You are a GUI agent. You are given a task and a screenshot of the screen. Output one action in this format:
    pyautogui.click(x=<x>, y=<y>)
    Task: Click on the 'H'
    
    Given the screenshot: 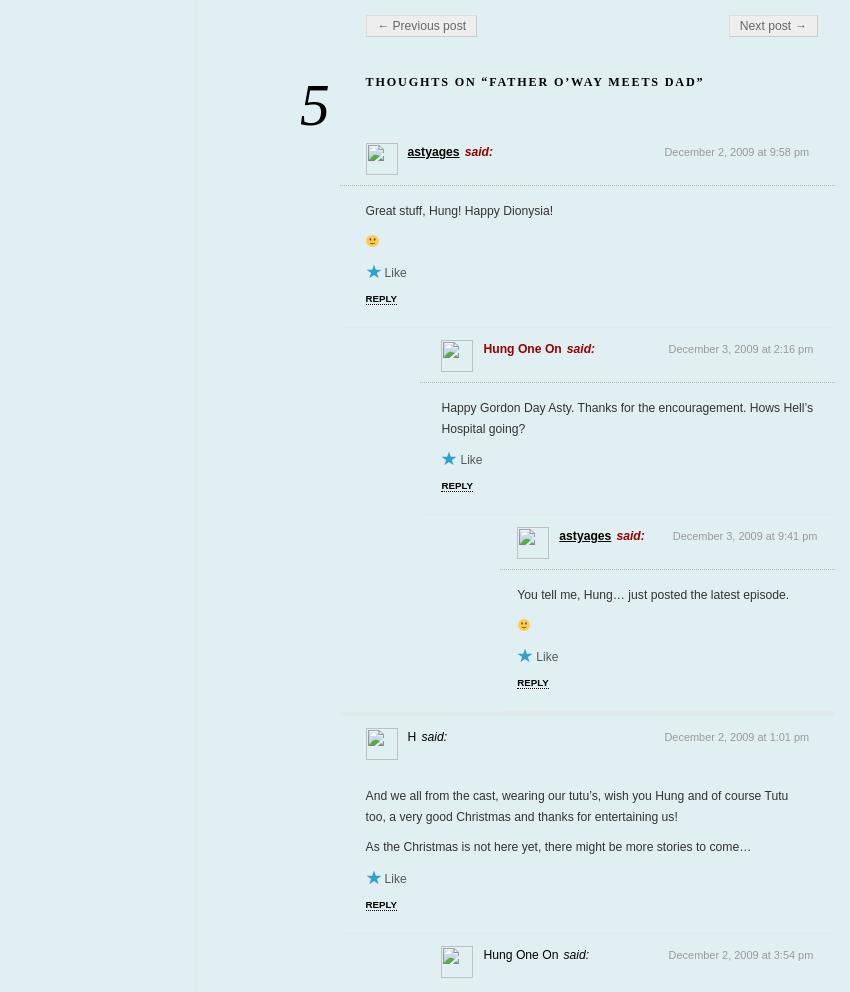 What is the action you would take?
    pyautogui.click(x=411, y=736)
    